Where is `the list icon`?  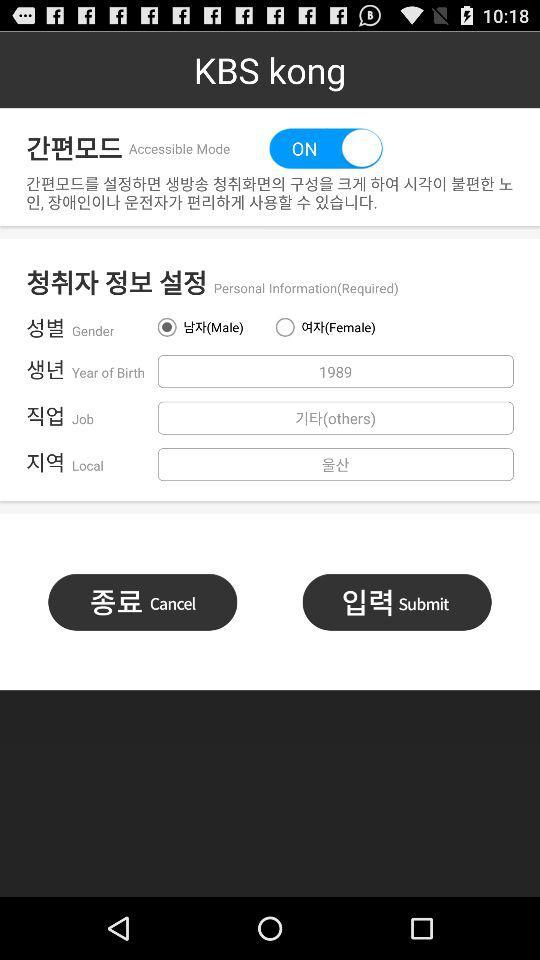
the list icon is located at coordinates (397, 643).